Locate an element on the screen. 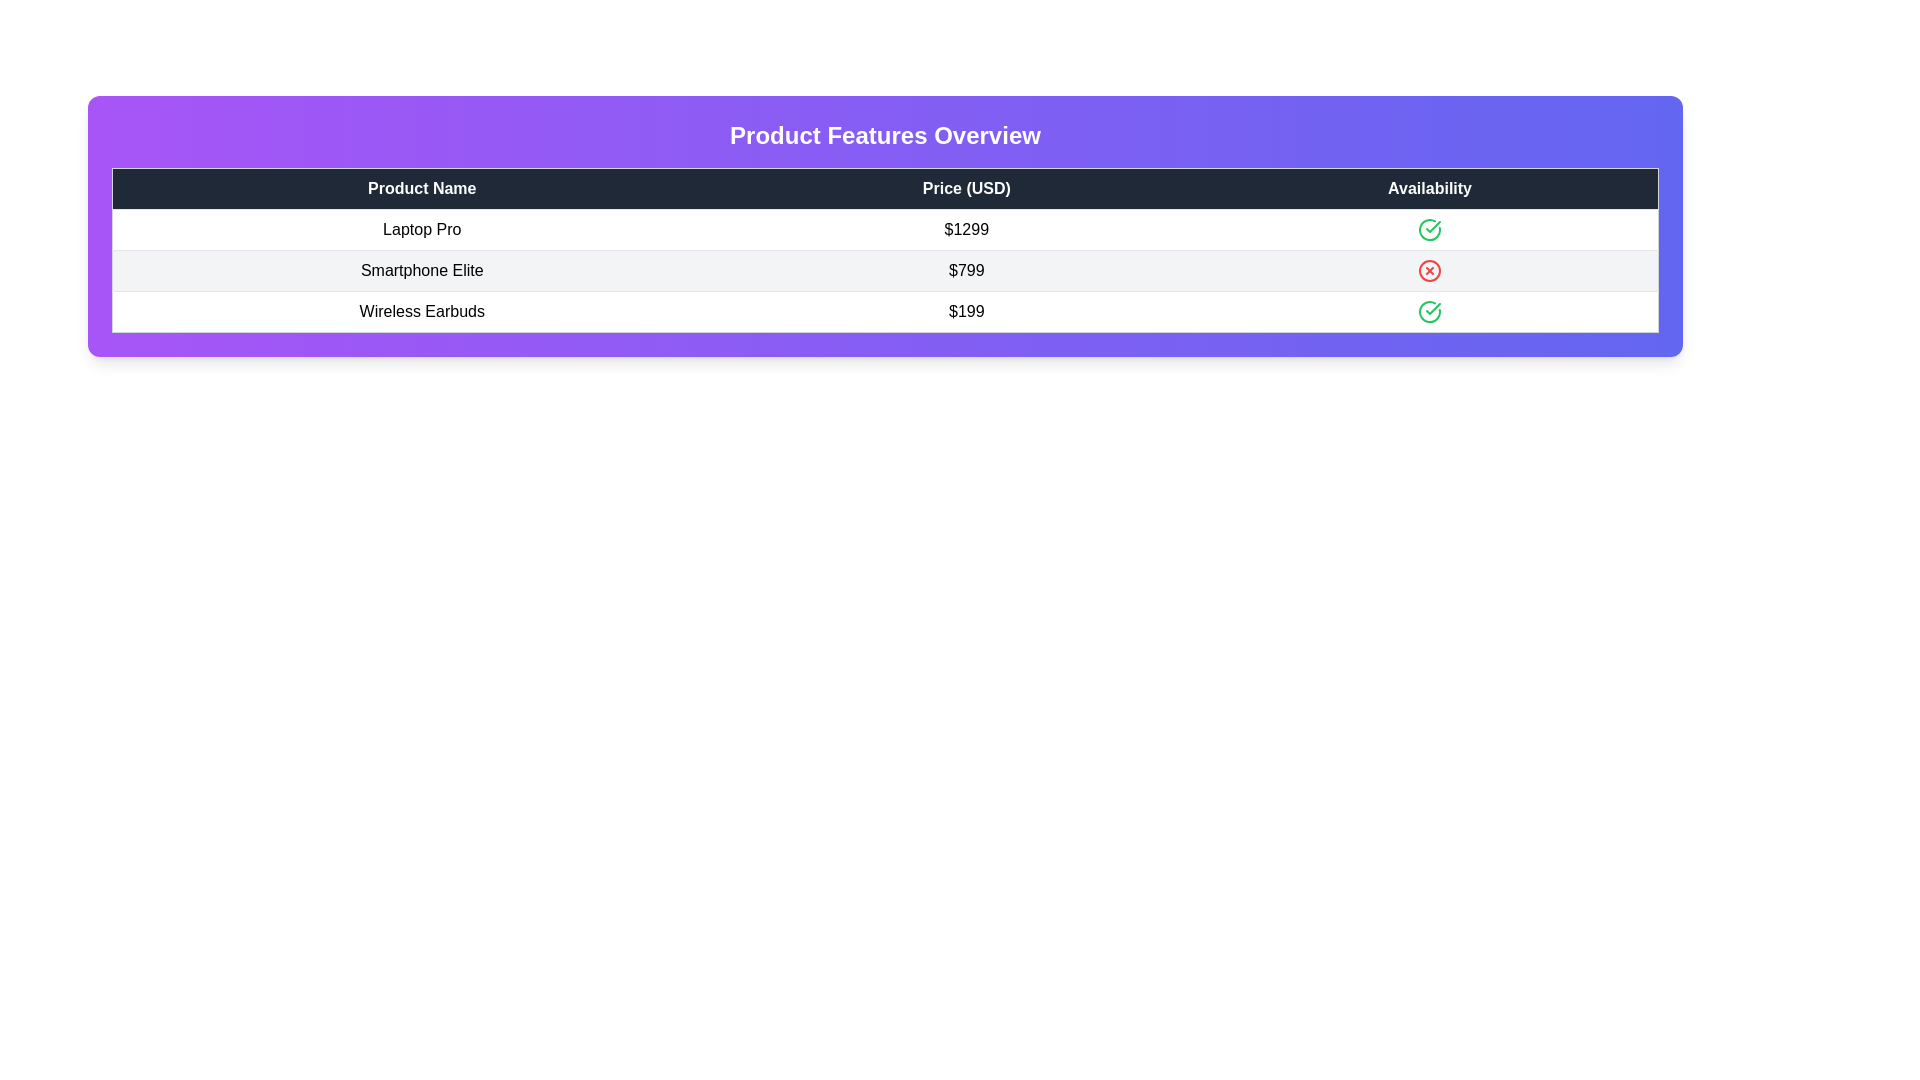  text of the static label indicating the product name located in the first row under the 'Product Name' column of the table is located at coordinates (421, 229).